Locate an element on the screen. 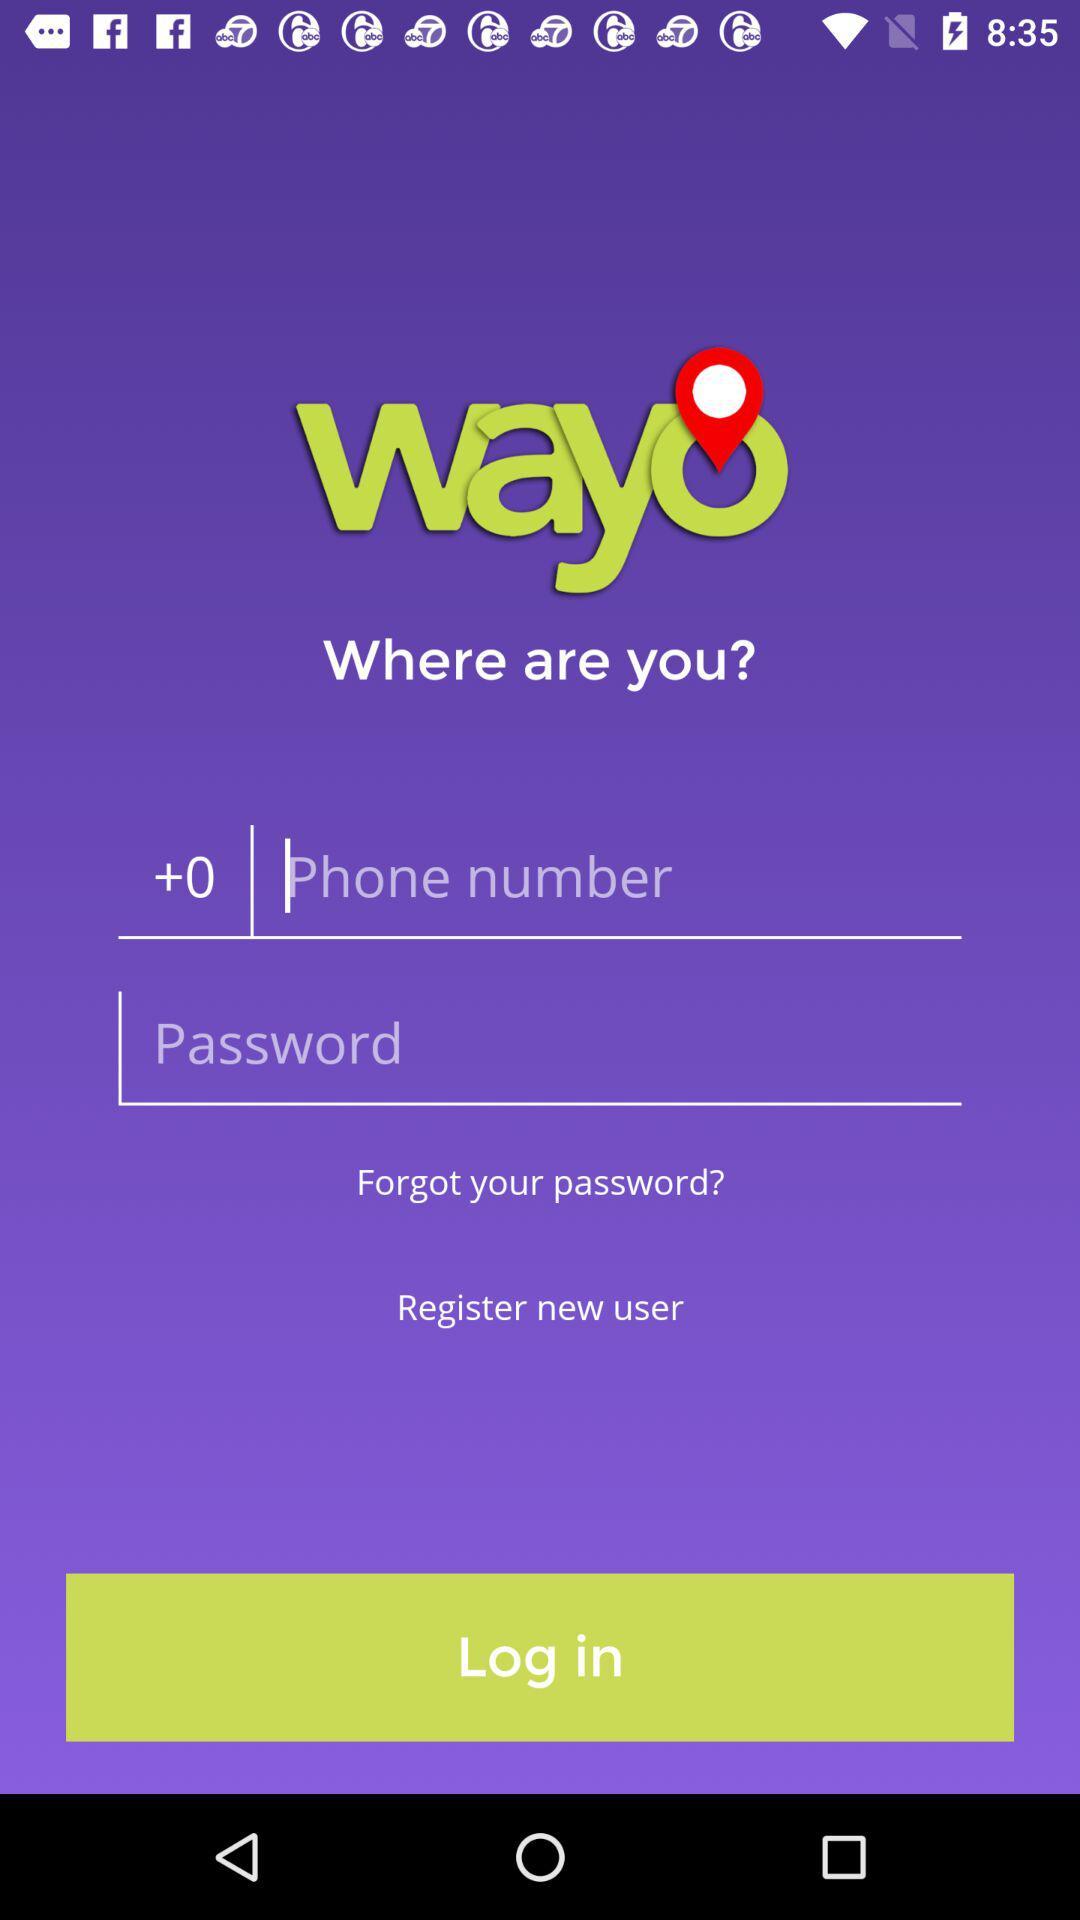 This screenshot has height=1920, width=1080. the icon to the right of the +0 item is located at coordinates (604, 881).